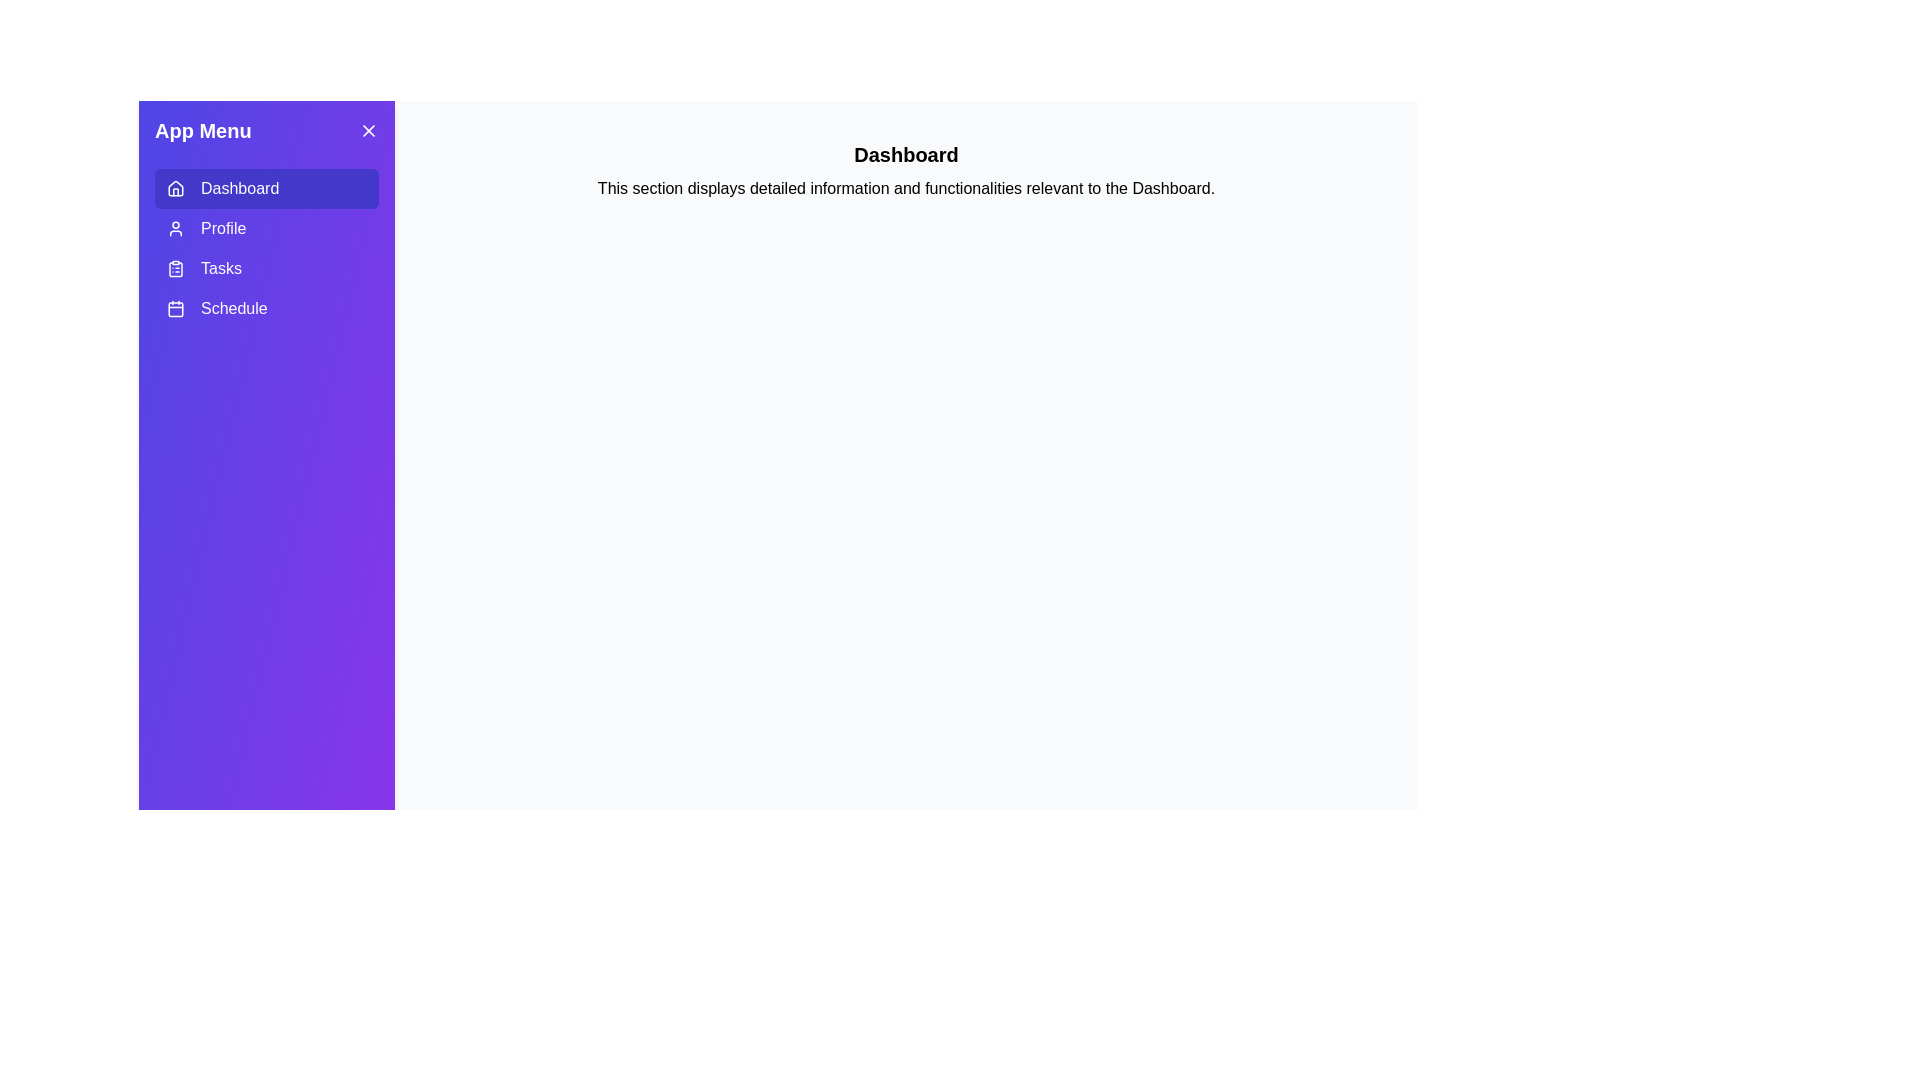  What do you see at coordinates (369, 131) in the screenshot?
I see `close button (X icon) on the drawer to close it` at bounding box center [369, 131].